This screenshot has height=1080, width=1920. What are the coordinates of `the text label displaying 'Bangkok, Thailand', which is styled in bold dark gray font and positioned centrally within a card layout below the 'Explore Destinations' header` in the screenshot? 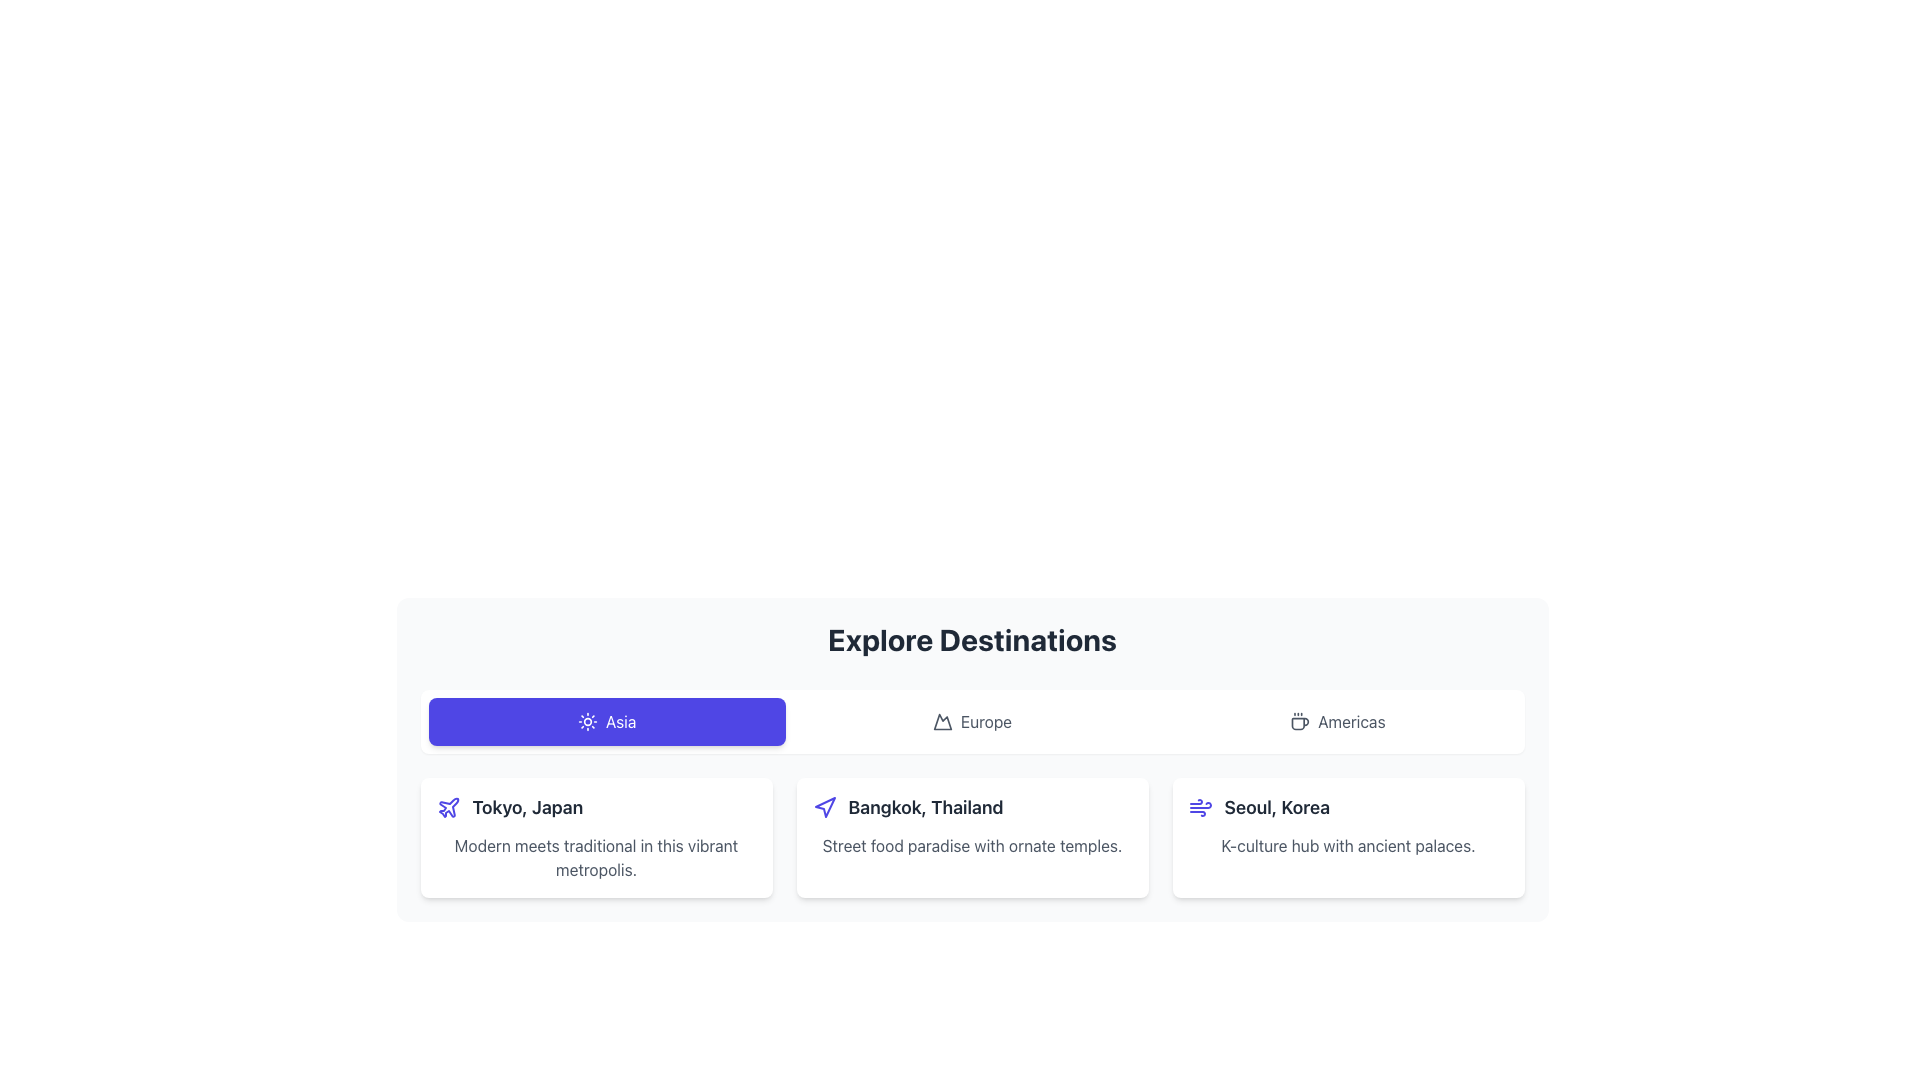 It's located at (925, 806).